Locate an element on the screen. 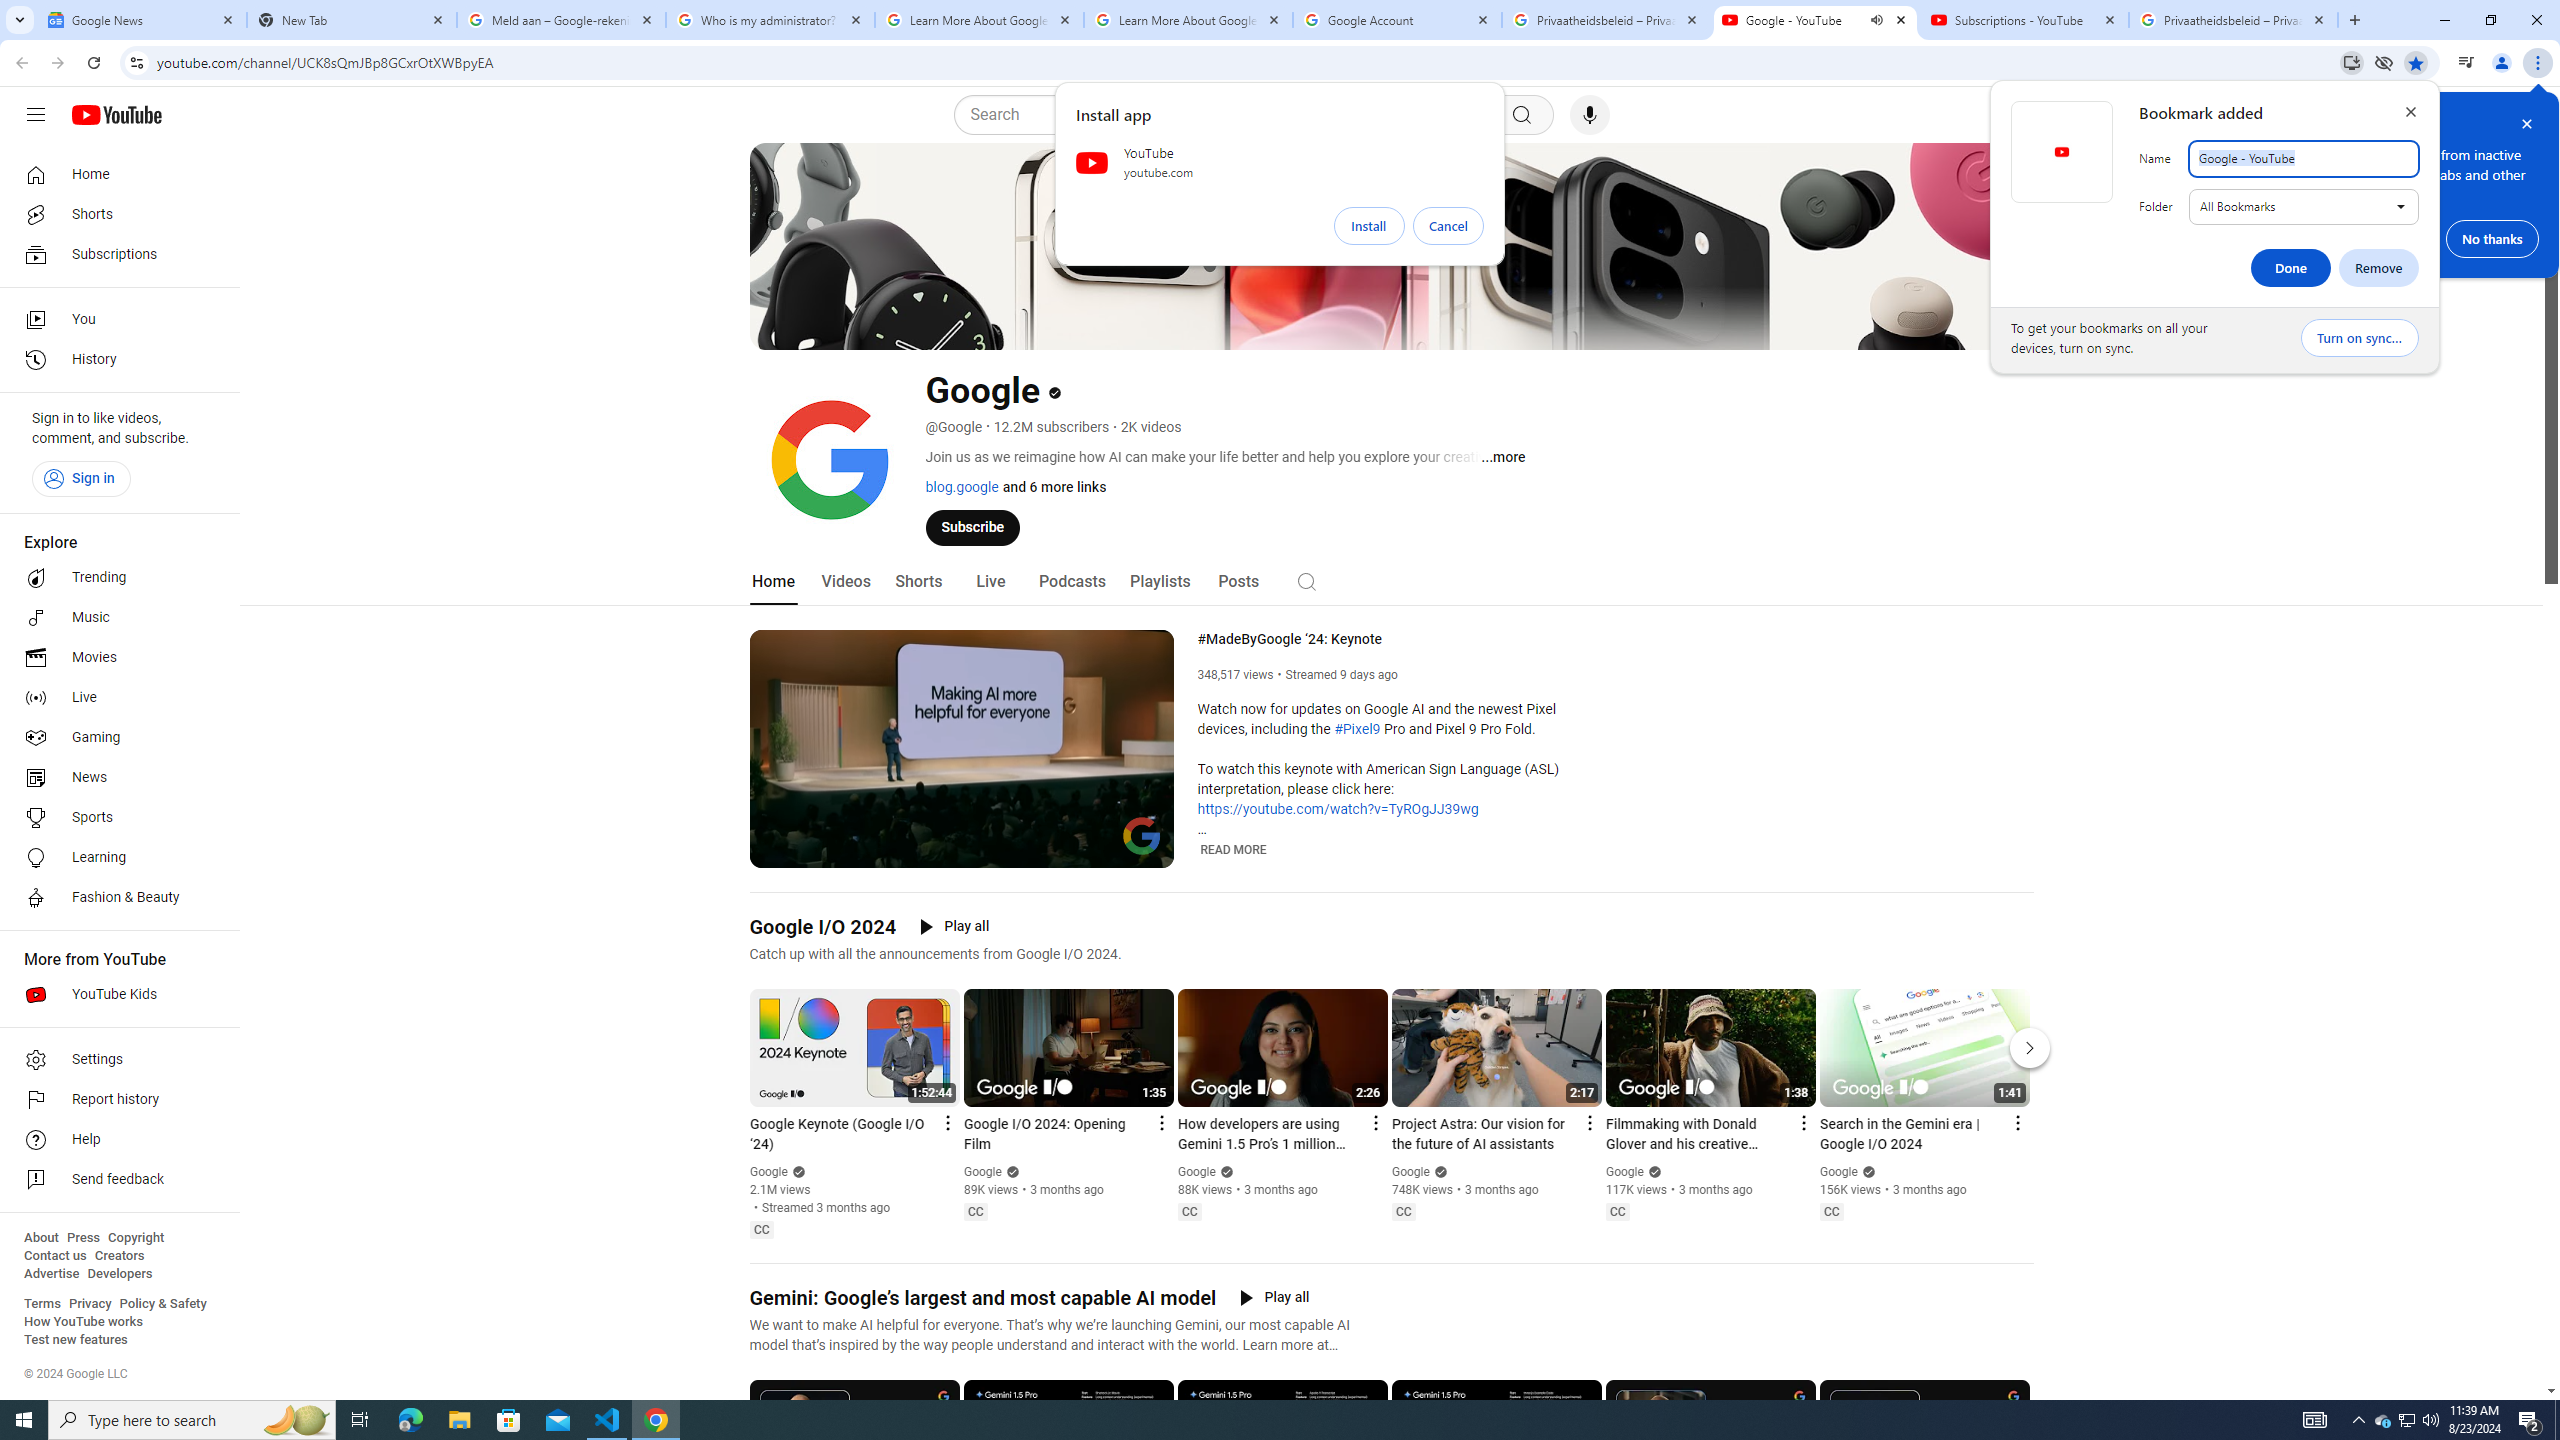  'Cancel' is located at coordinates (1447, 225).